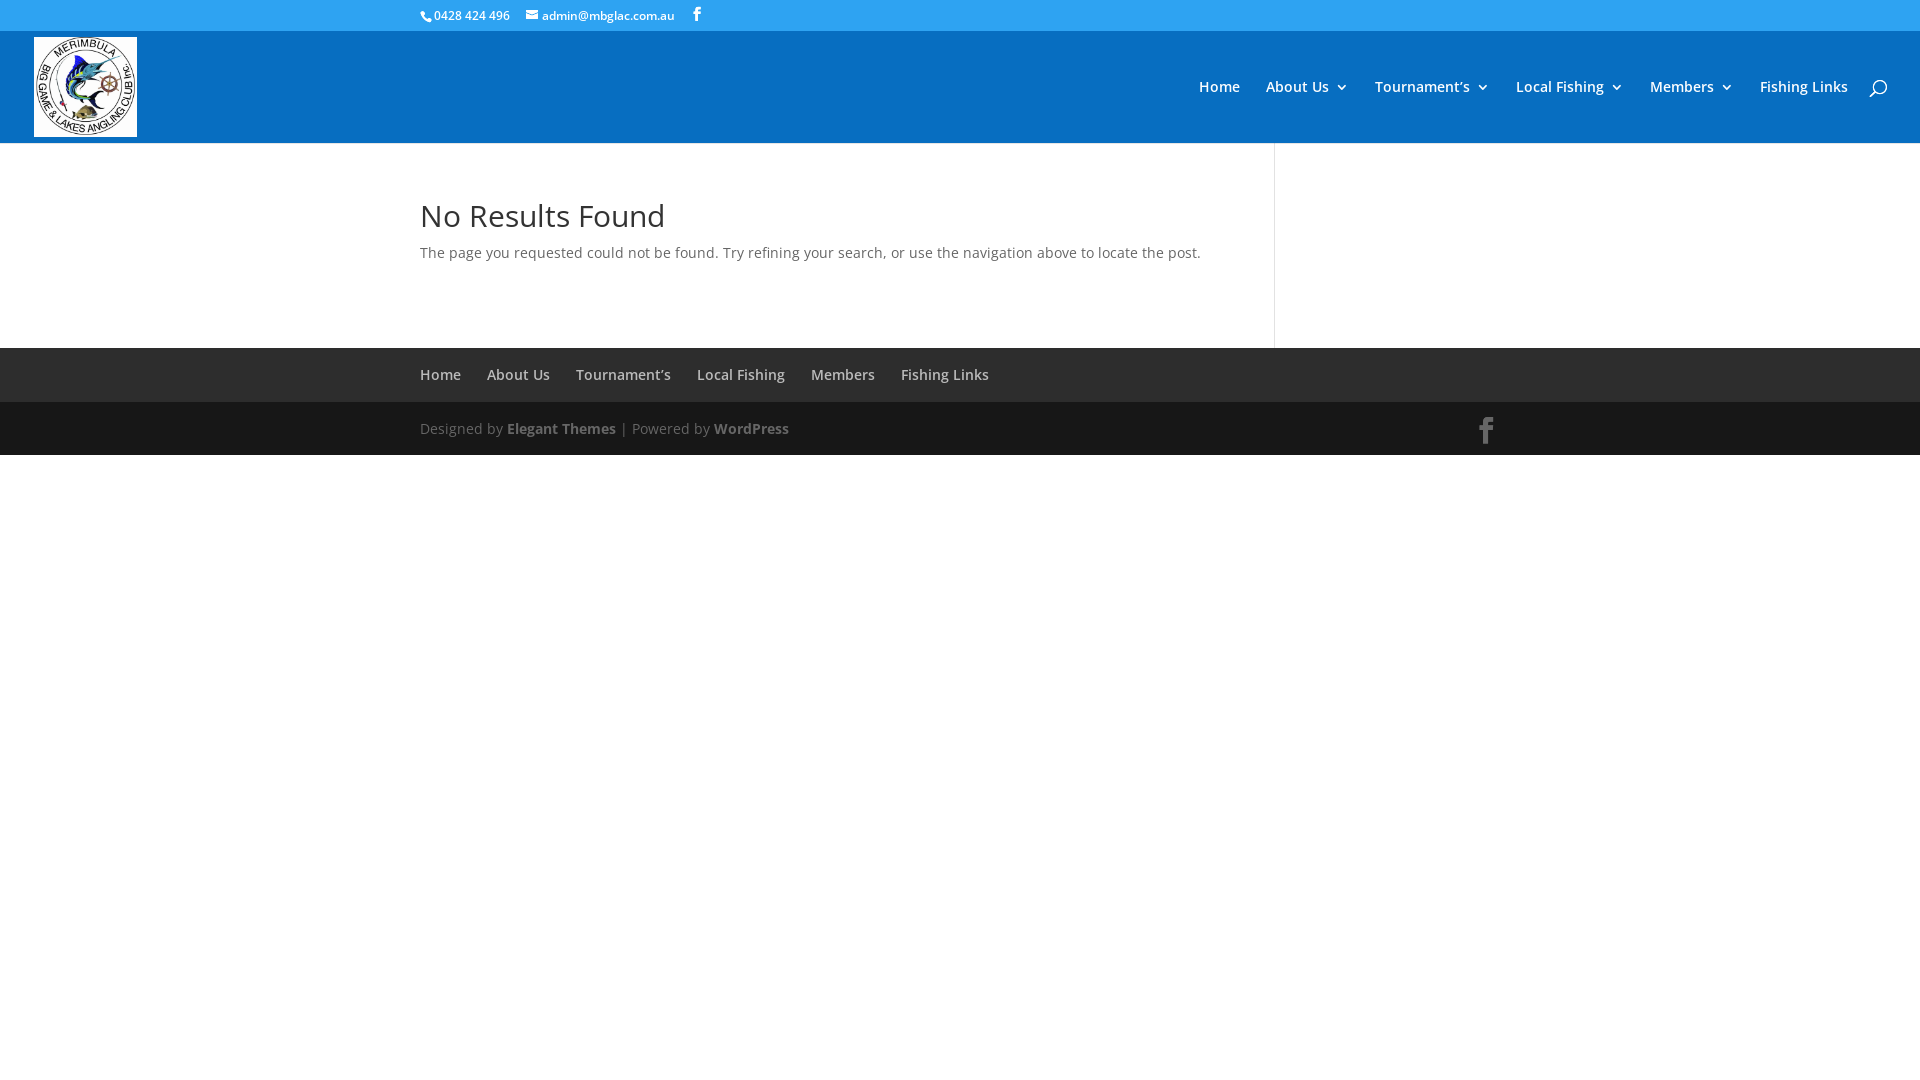  What do you see at coordinates (1307, 111) in the screenshot?
I see `'About Us'` at bounding box center [1307, 111].